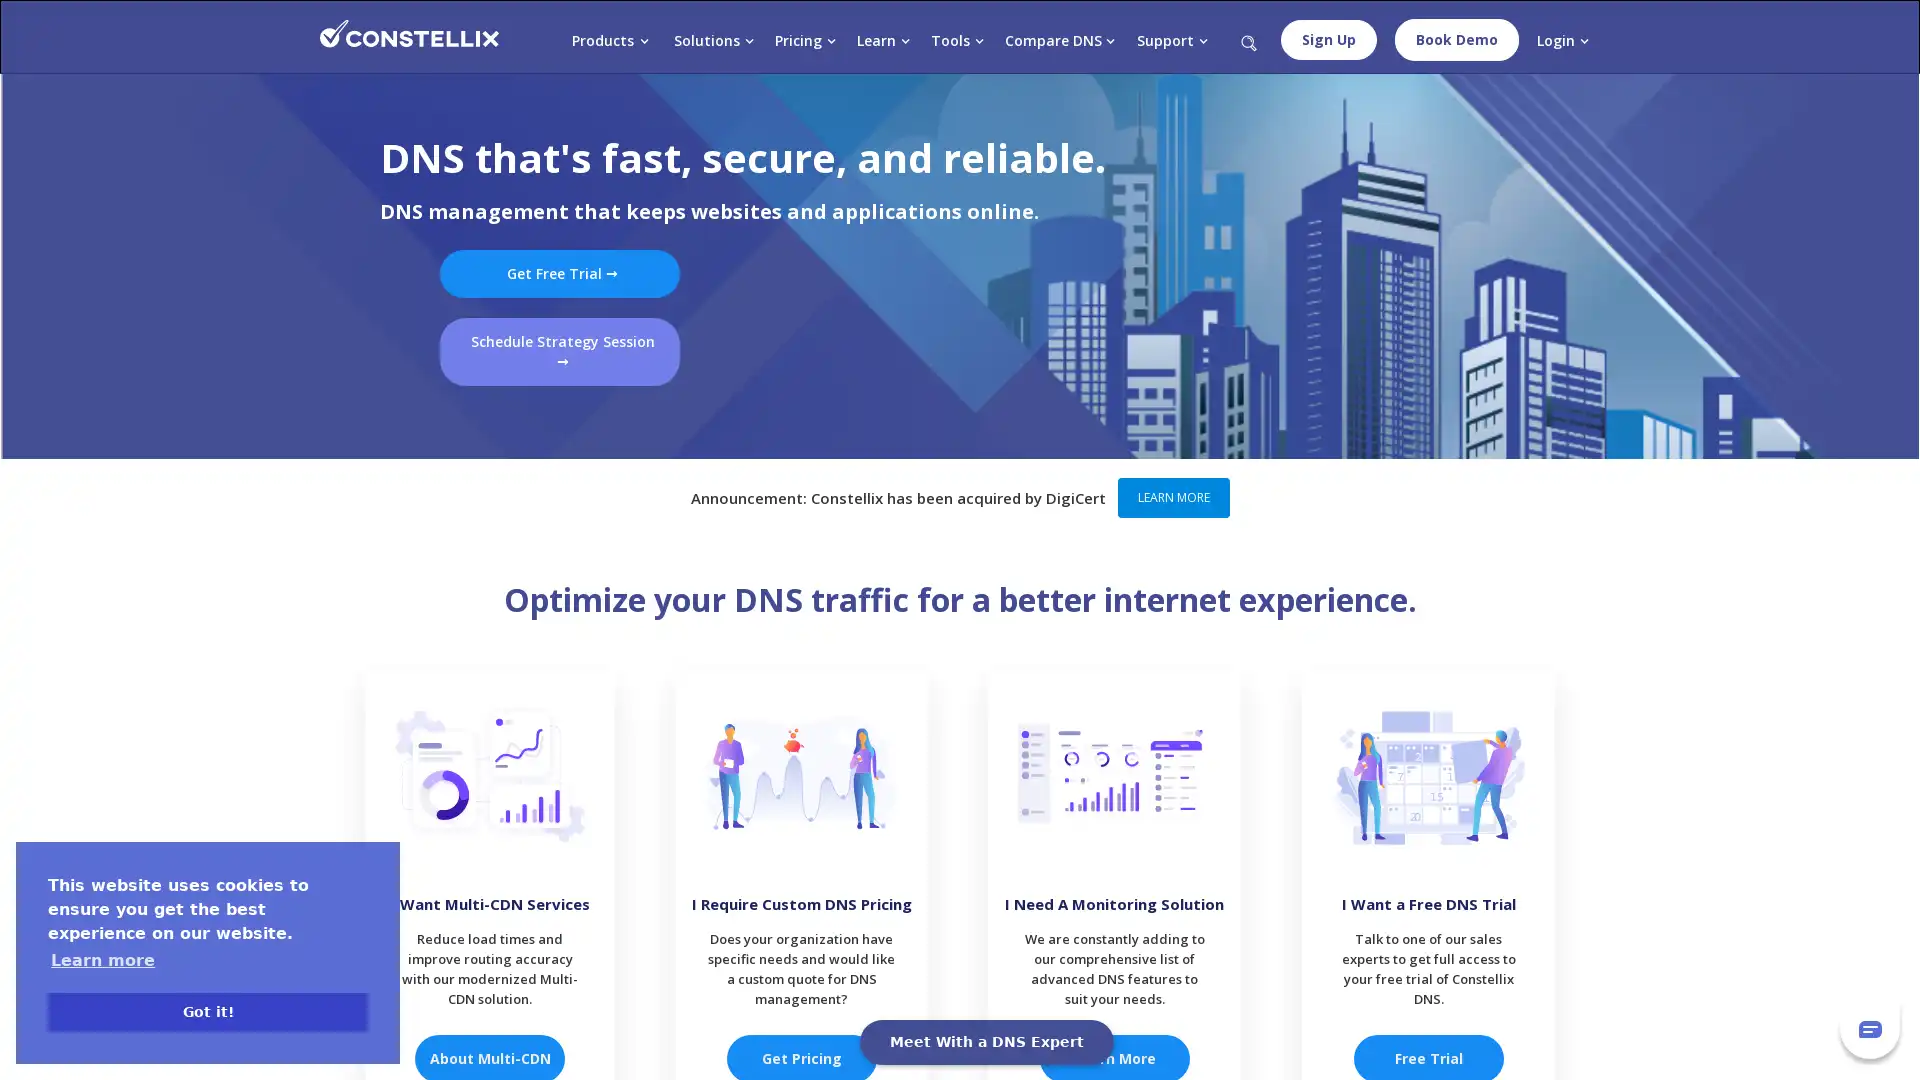  What do you see at coordinates (207, 1011) in the screenshot?
I see `dismiss cookie message` at bounding box center [207, 1011].